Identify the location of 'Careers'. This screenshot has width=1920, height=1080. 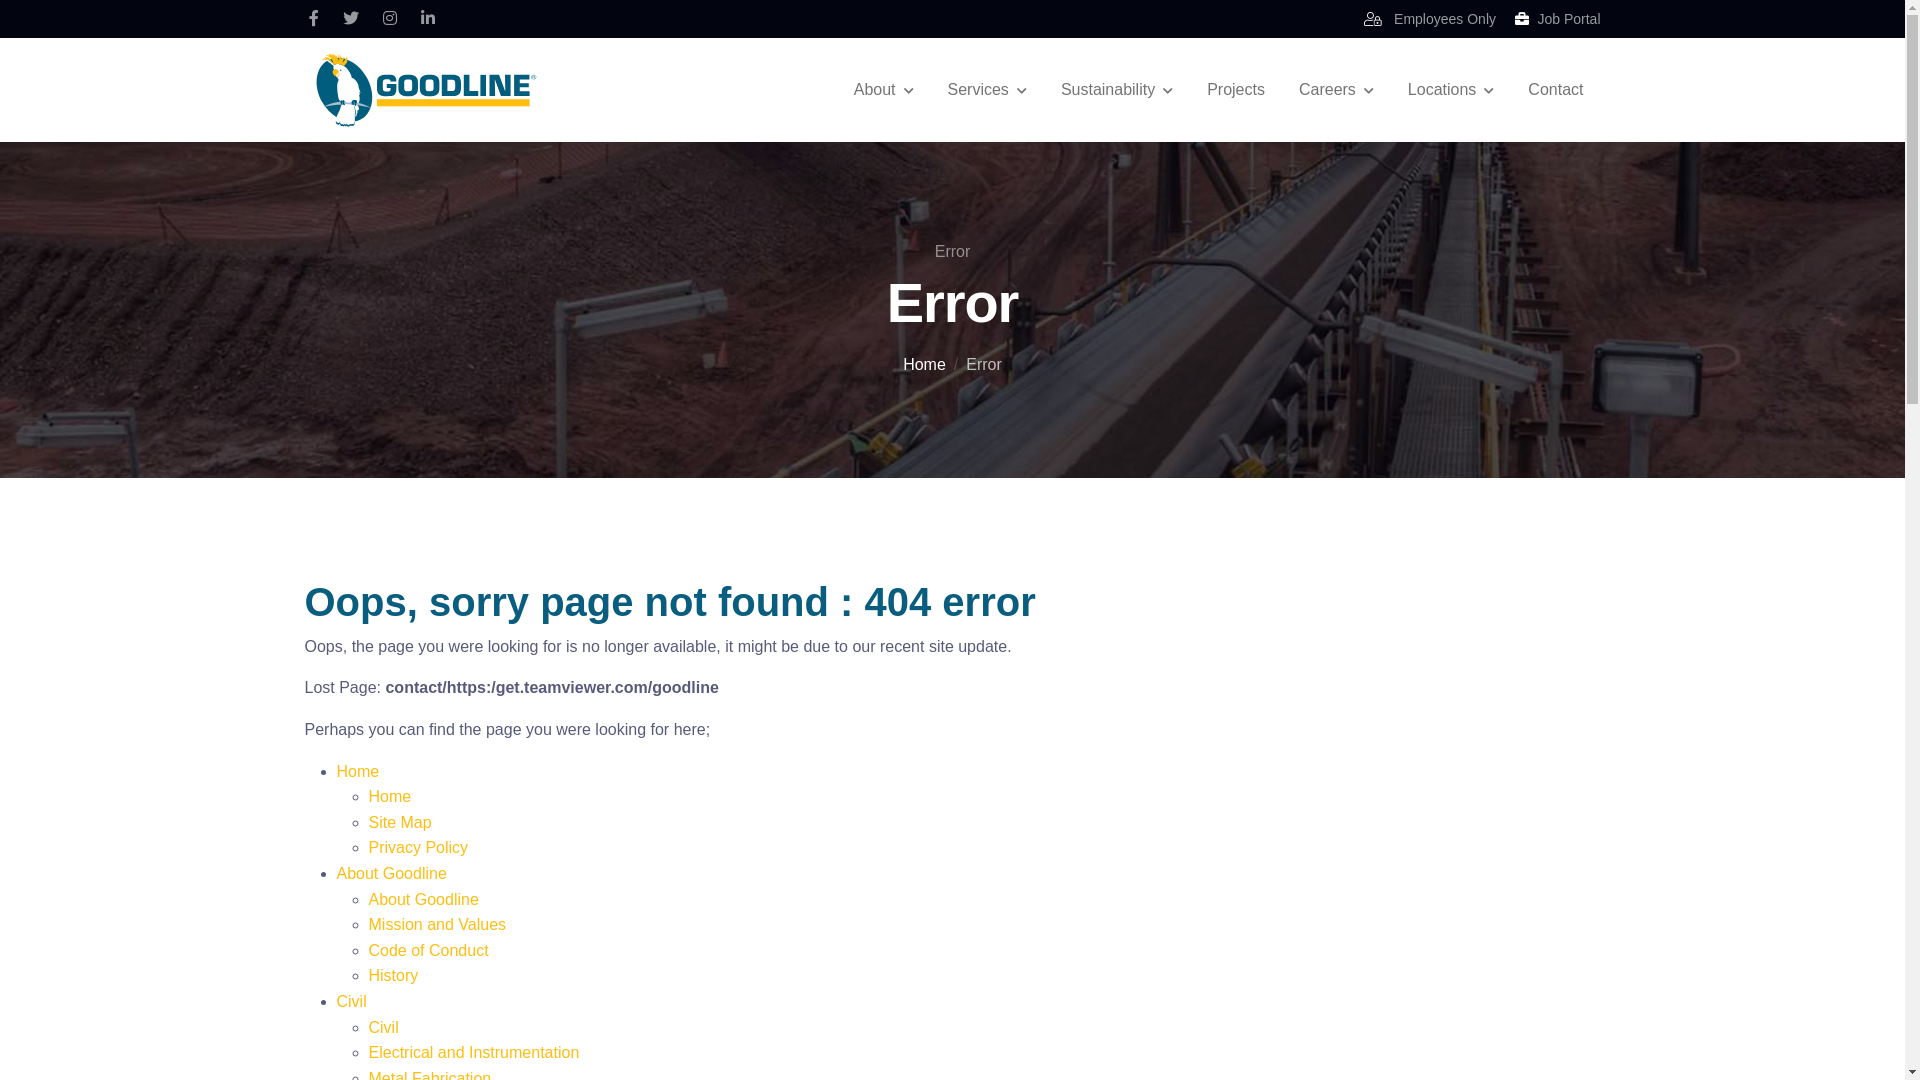
(1336, 90).